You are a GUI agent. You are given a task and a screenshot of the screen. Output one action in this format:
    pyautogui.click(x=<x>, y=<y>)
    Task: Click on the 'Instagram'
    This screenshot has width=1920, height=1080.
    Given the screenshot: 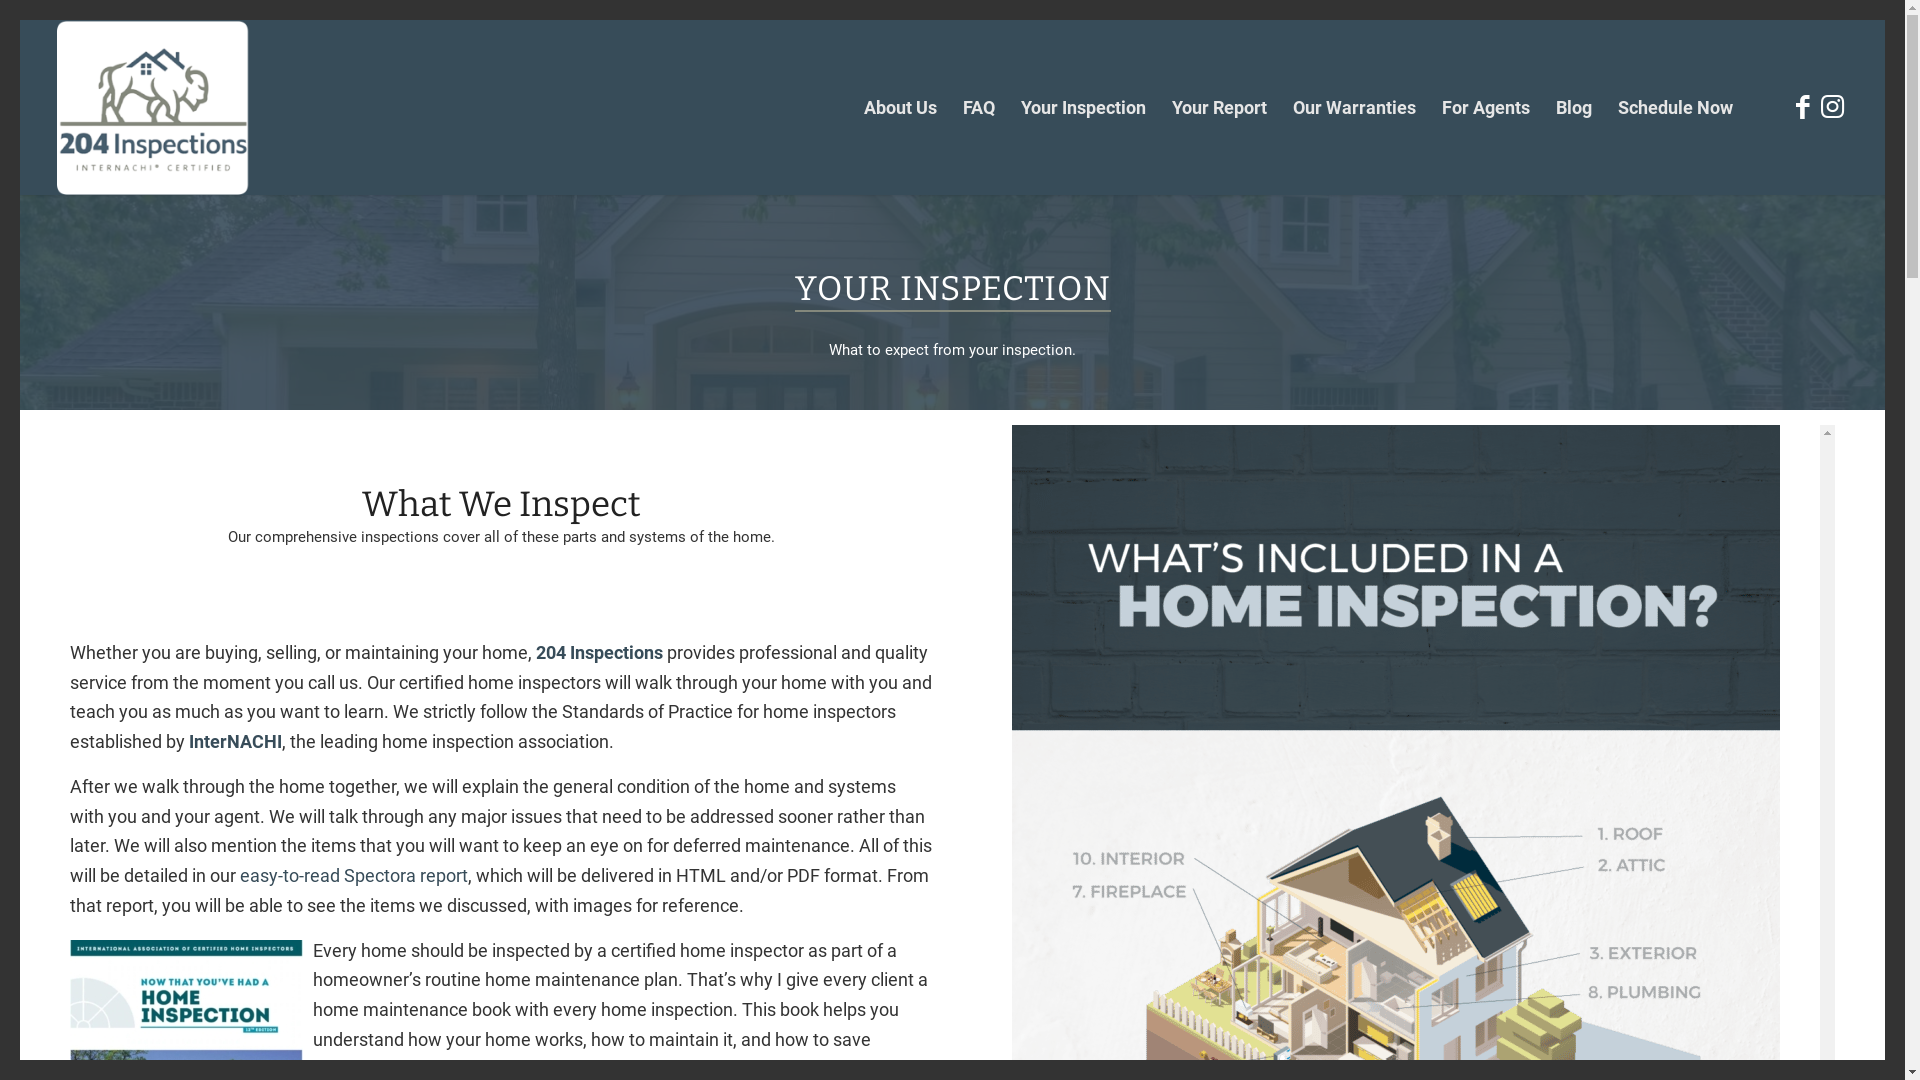 What is the action you would take?
    pyautogui.click(x=1833, y=107)
    